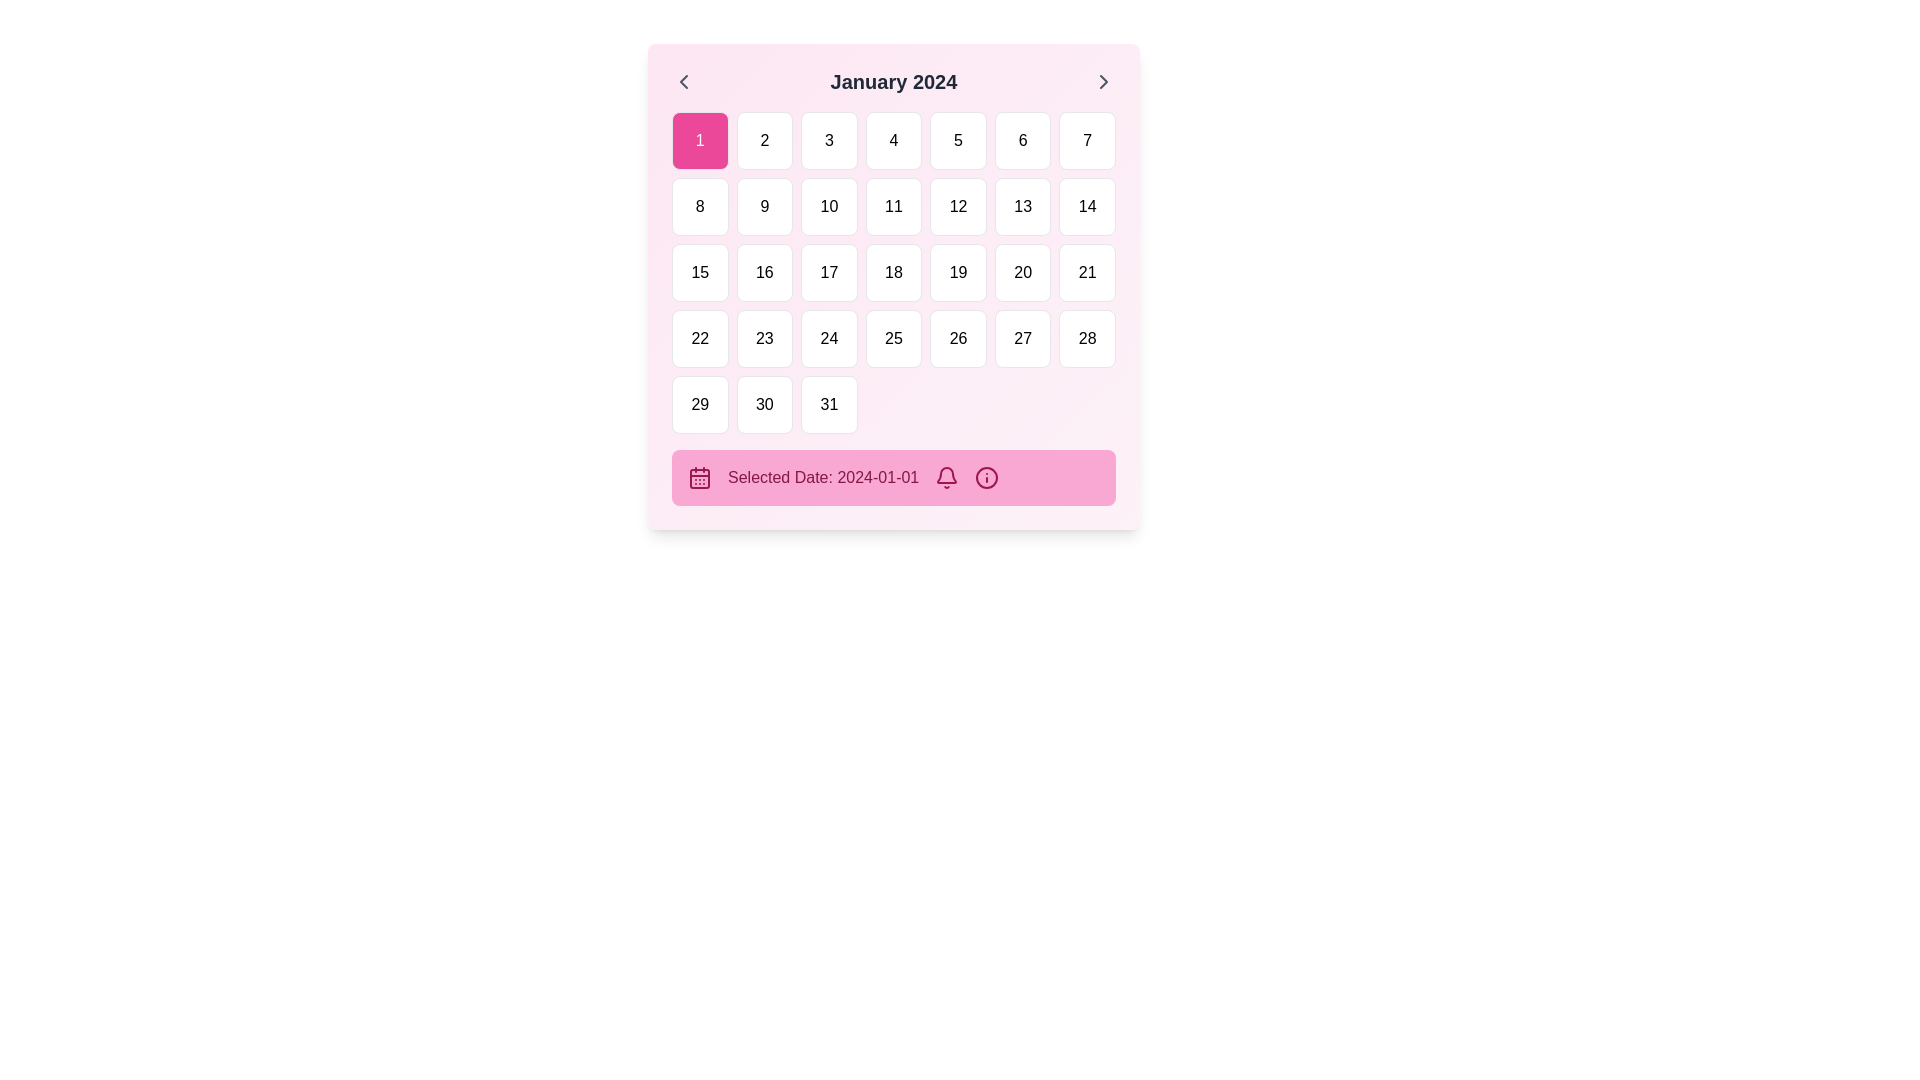  Describe the element at coordinates (829, 140) in the screenshot. I see `the date selector button located in the first row and third column of the pink-themed calendar interface` at that location.